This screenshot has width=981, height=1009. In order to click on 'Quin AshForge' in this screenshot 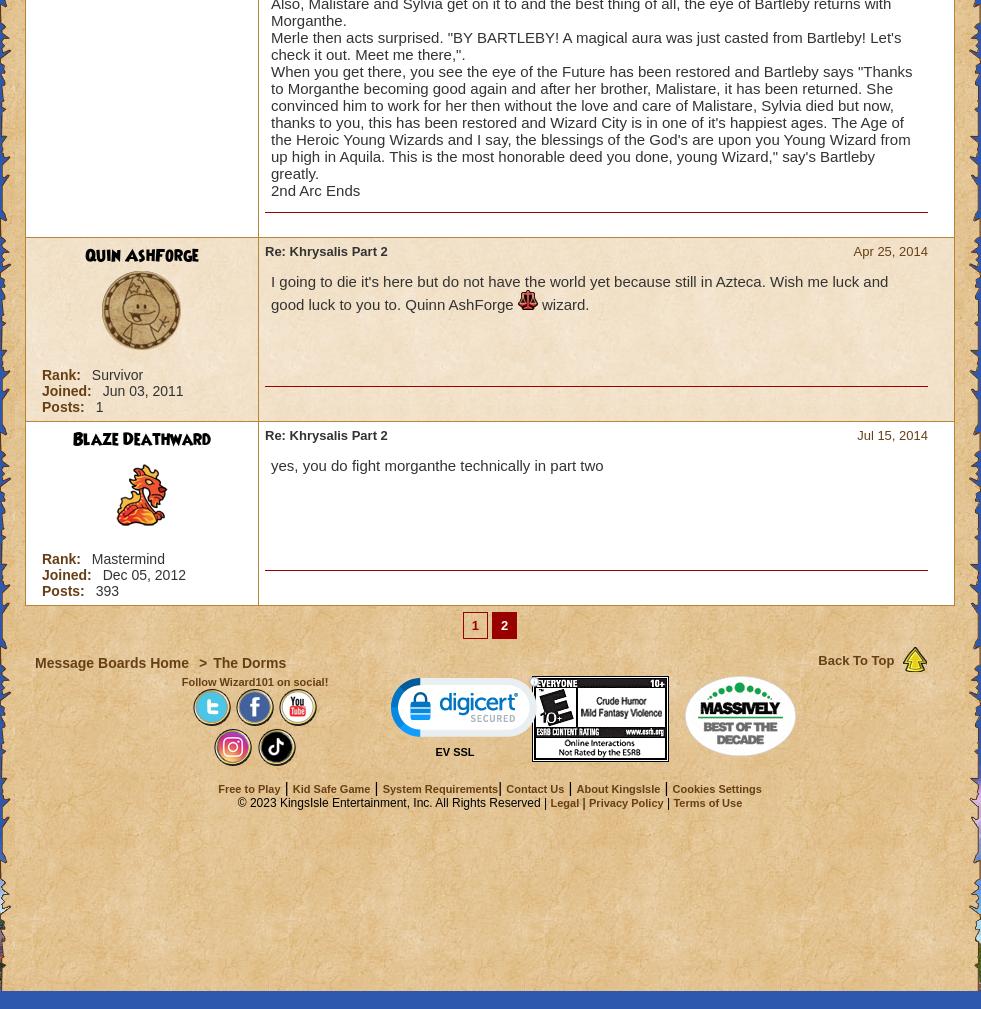, I will do `click(83, 254)`.